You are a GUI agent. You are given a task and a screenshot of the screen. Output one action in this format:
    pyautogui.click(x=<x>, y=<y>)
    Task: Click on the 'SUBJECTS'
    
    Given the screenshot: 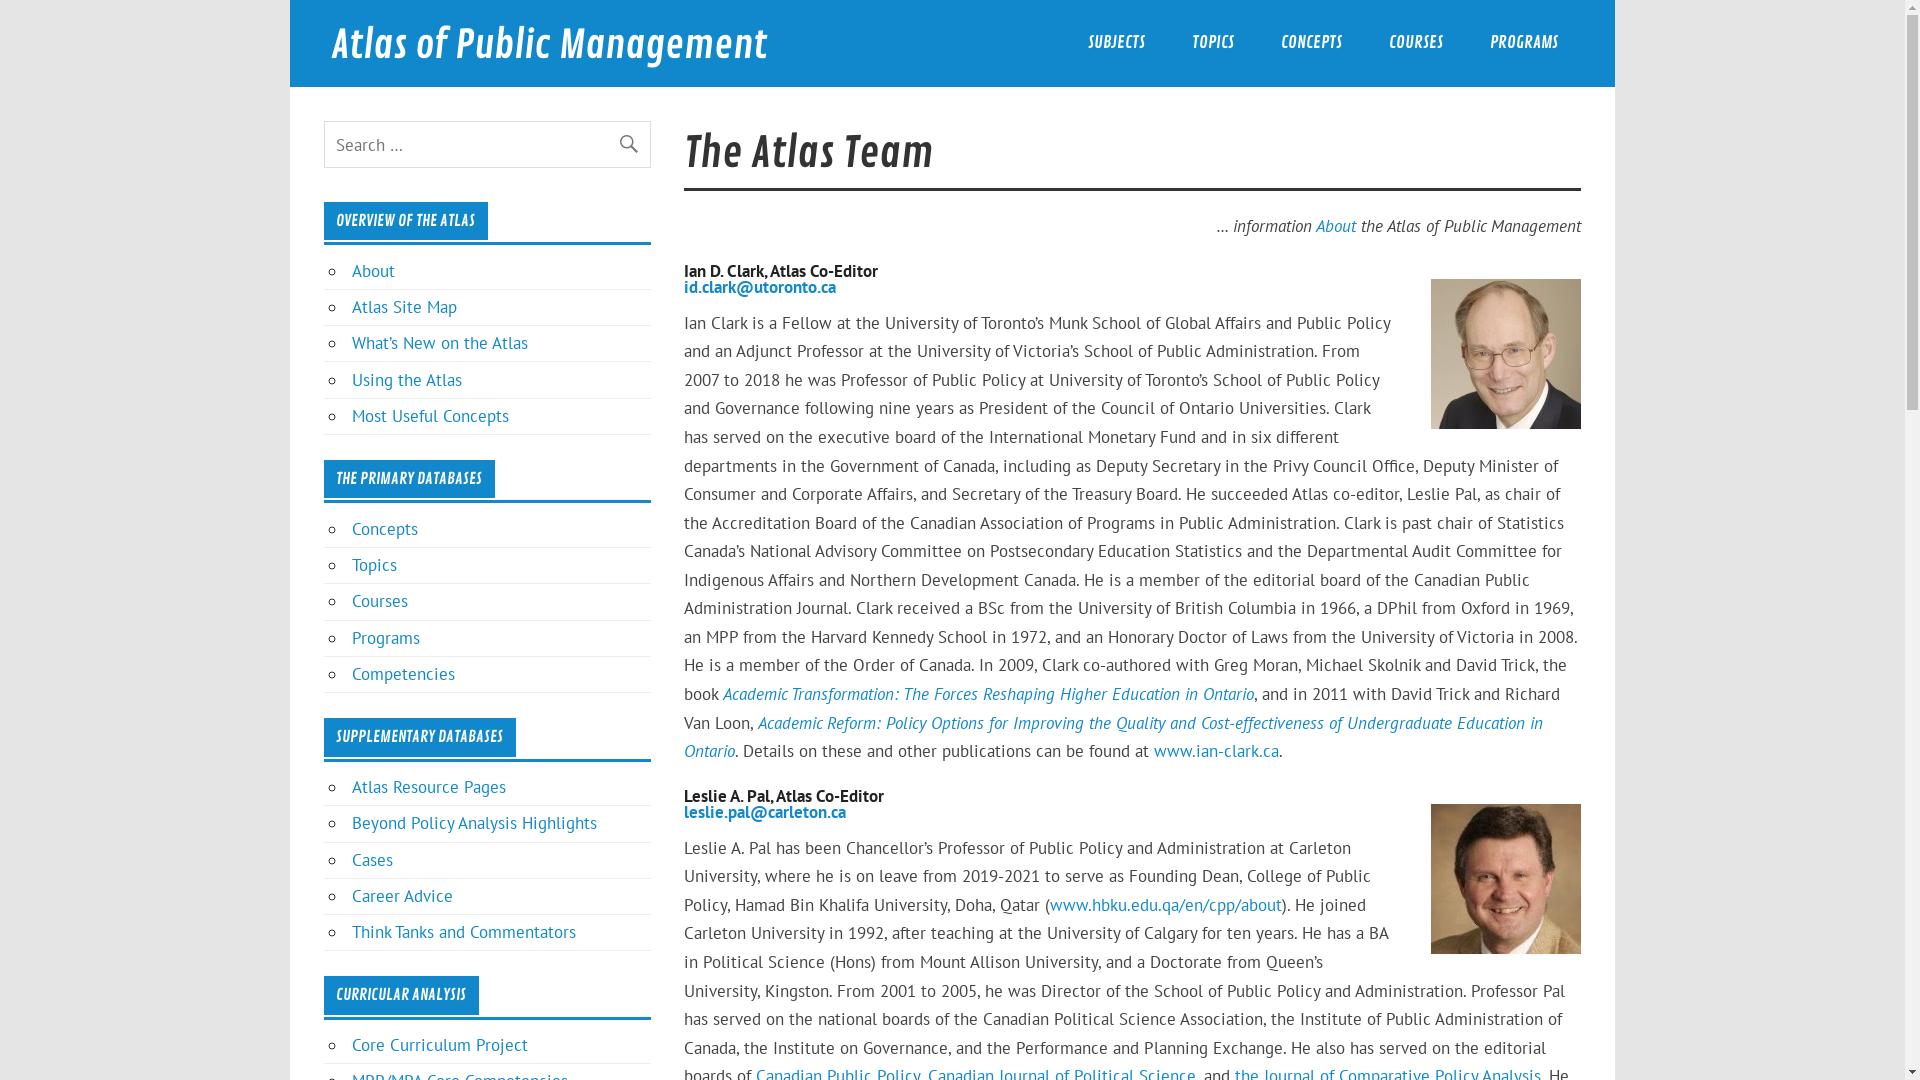 What is the action you would take?
    pyautogui.click(x=1115, y=43)
    